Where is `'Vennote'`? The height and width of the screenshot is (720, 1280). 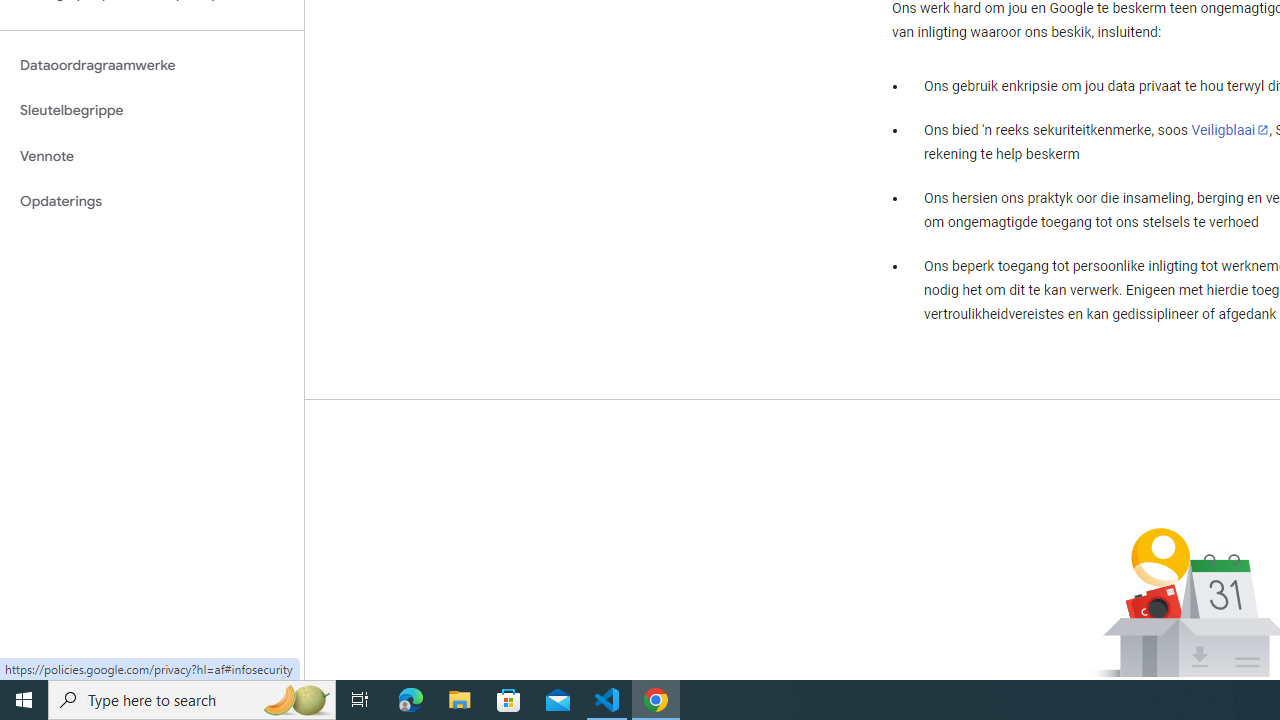 'Vennote' is located at coordinates (151, 155).